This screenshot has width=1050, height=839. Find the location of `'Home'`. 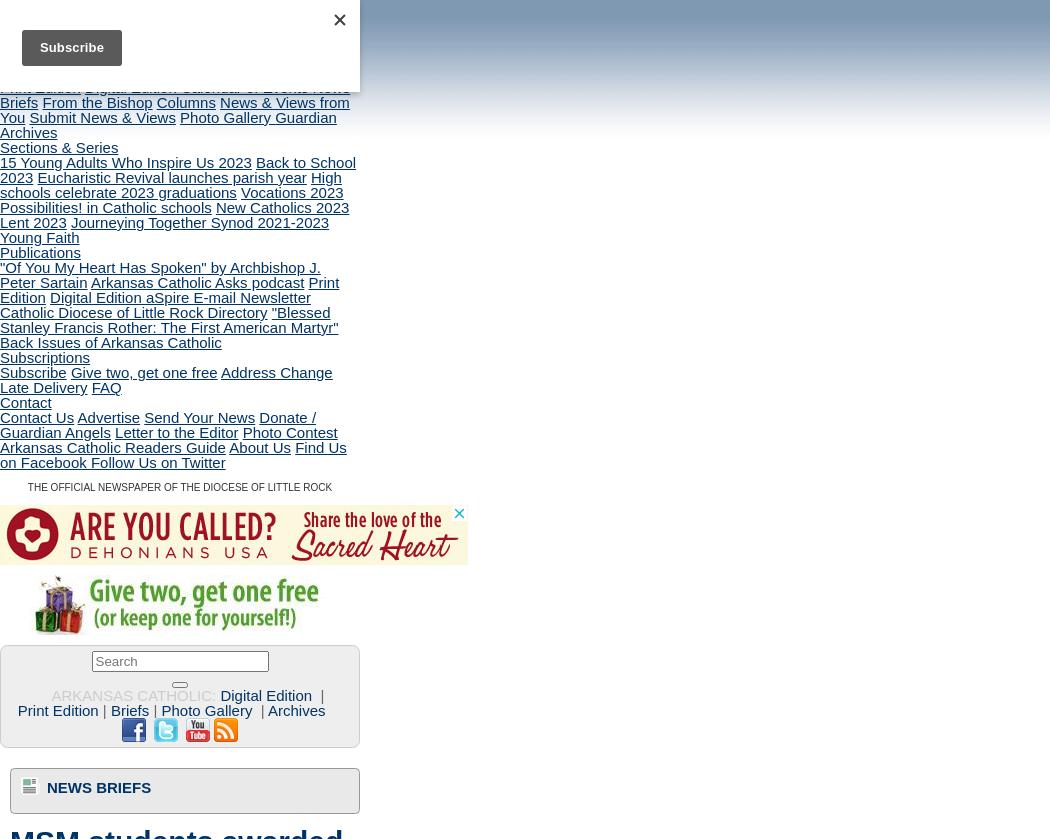

'Home' is located at coordinates (19, 57).